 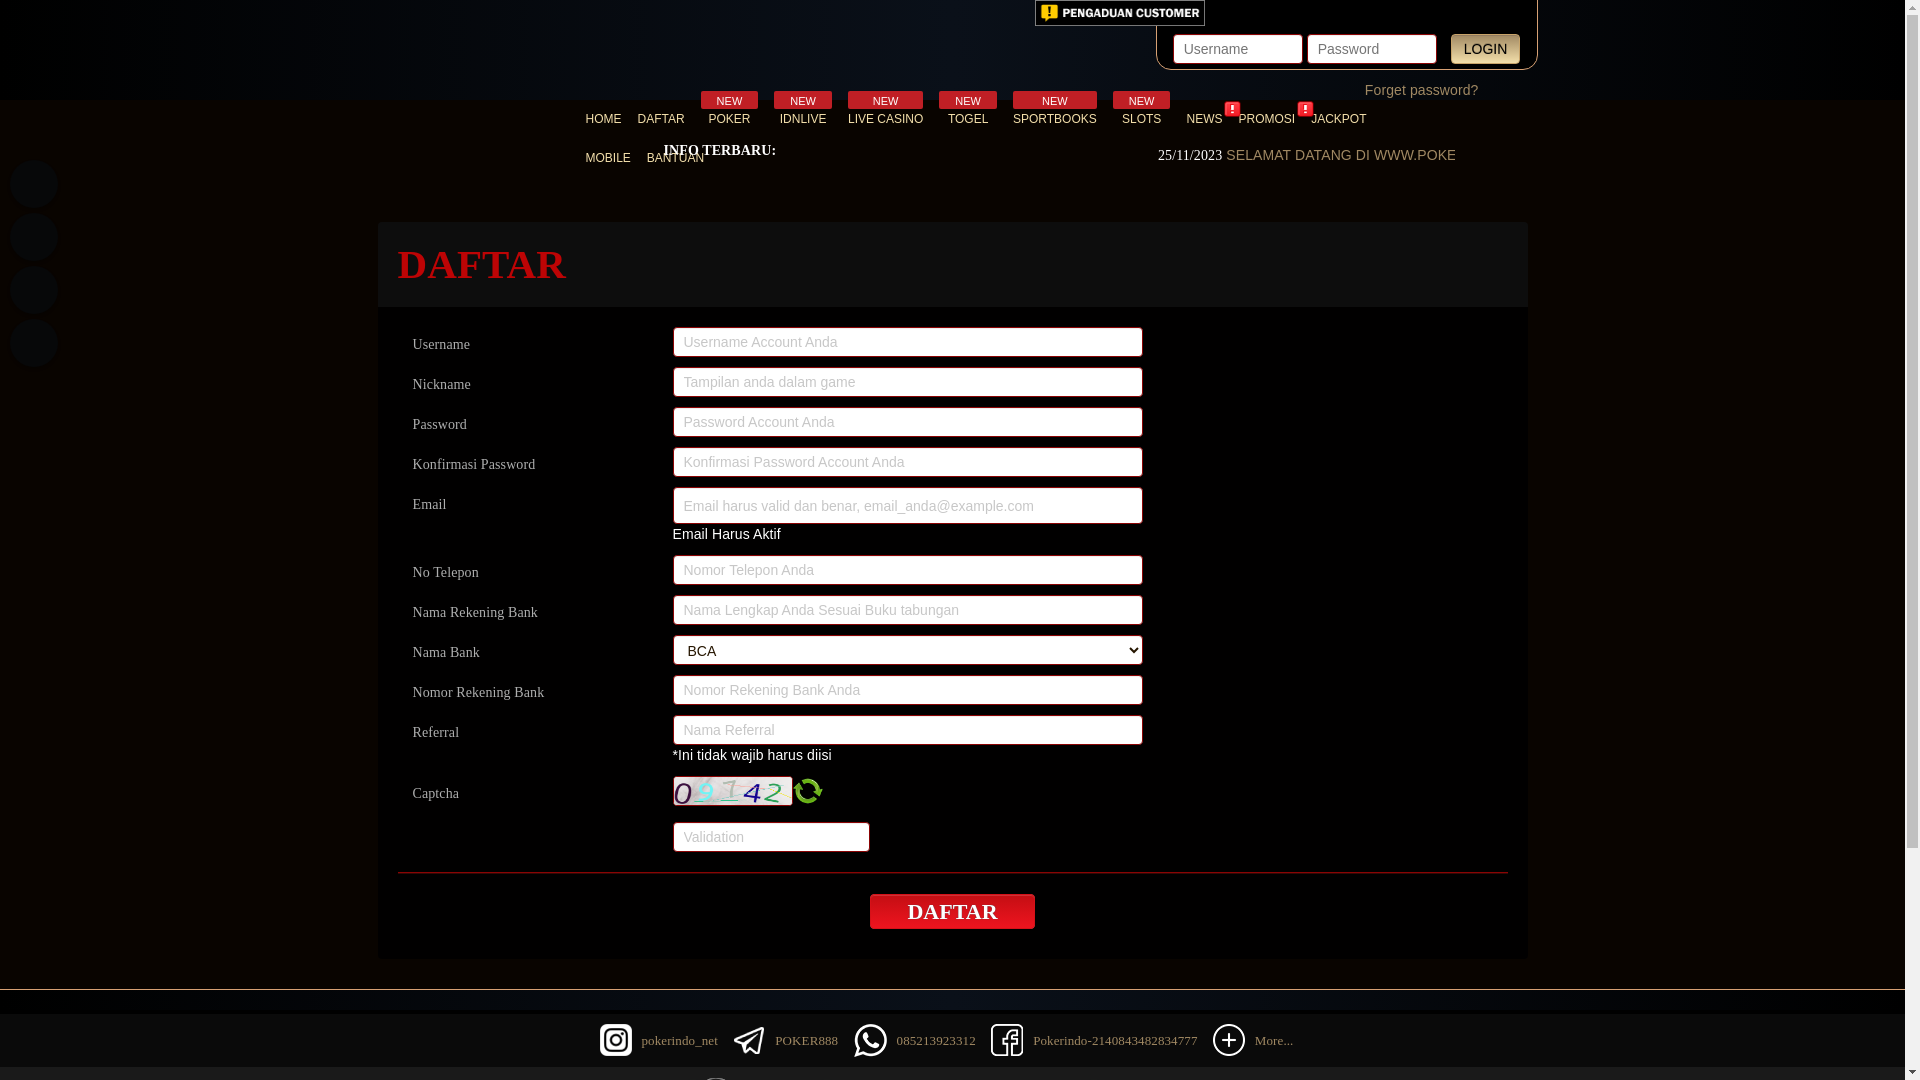 I want to click on 'DAFTAR', so click(x=869, y=911).